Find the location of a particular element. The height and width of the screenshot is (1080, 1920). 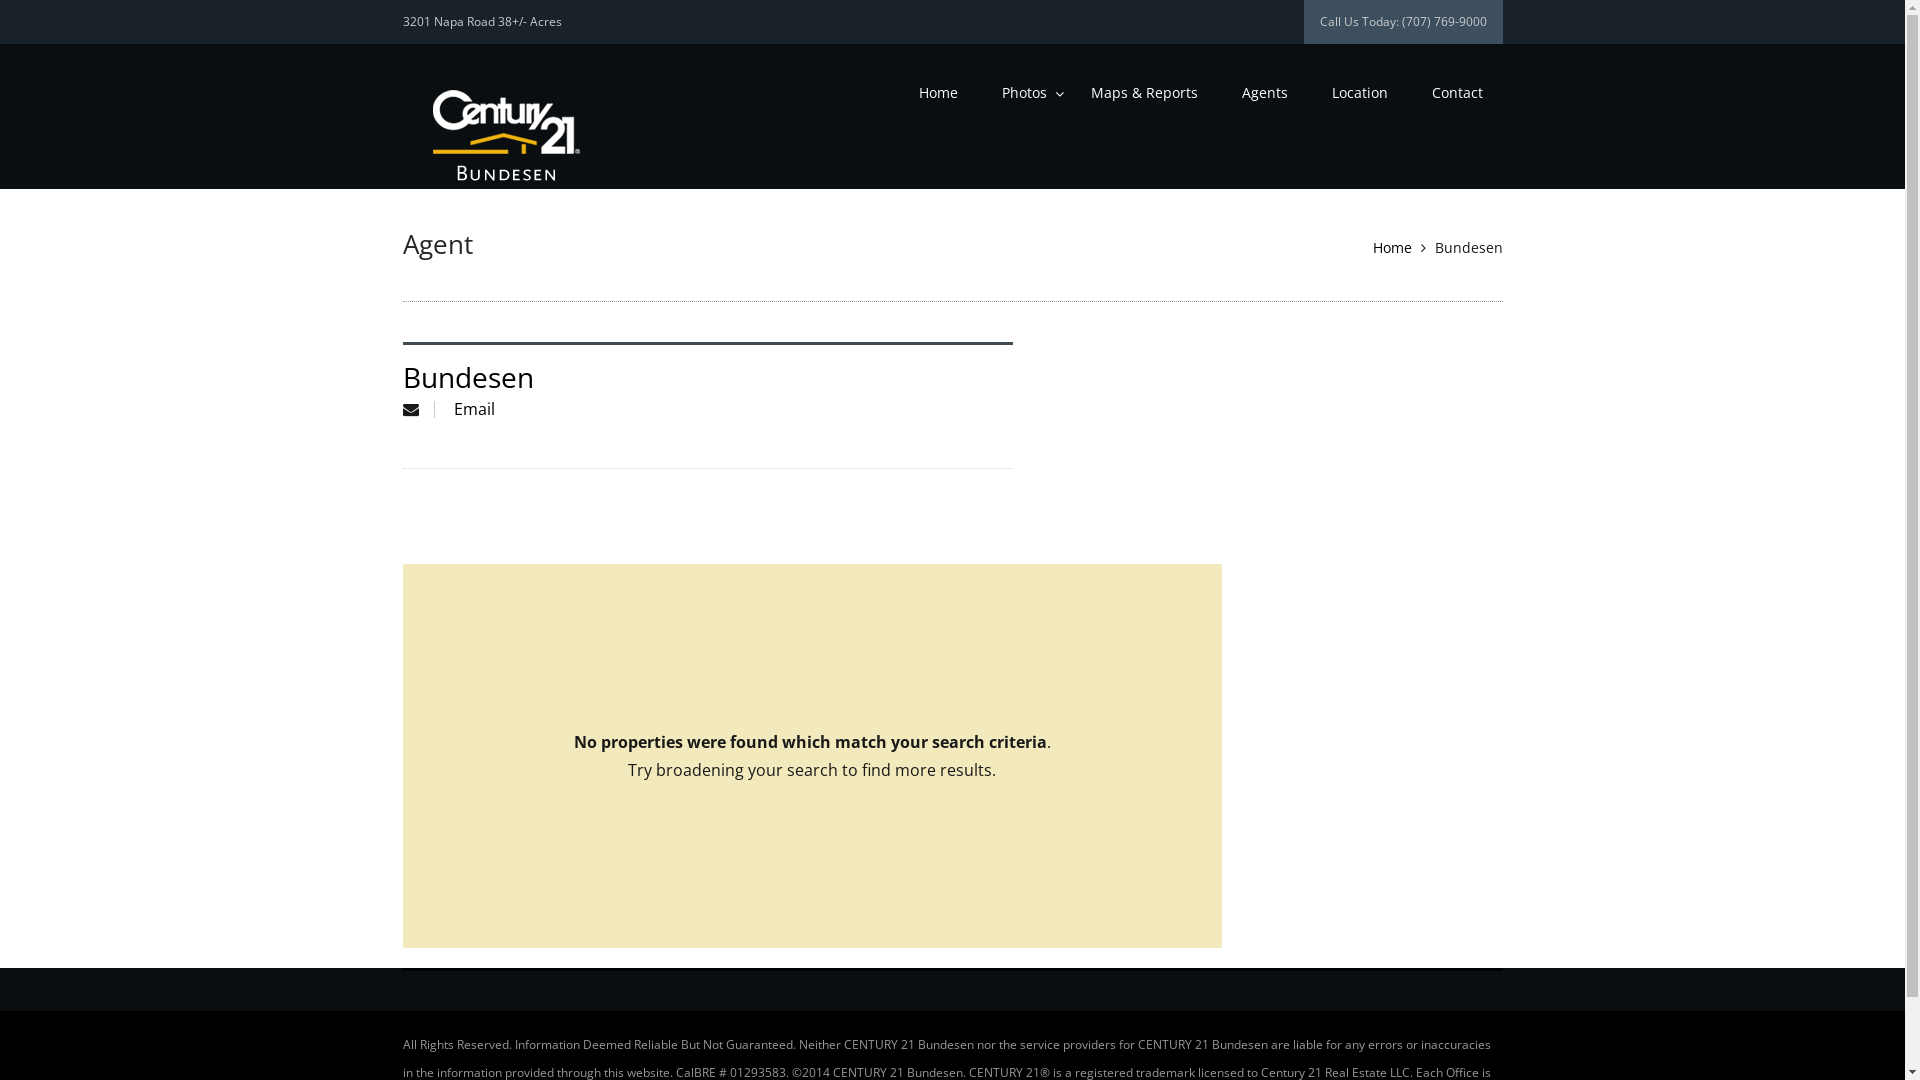

'Home' is located at coordinates (1390, 246).